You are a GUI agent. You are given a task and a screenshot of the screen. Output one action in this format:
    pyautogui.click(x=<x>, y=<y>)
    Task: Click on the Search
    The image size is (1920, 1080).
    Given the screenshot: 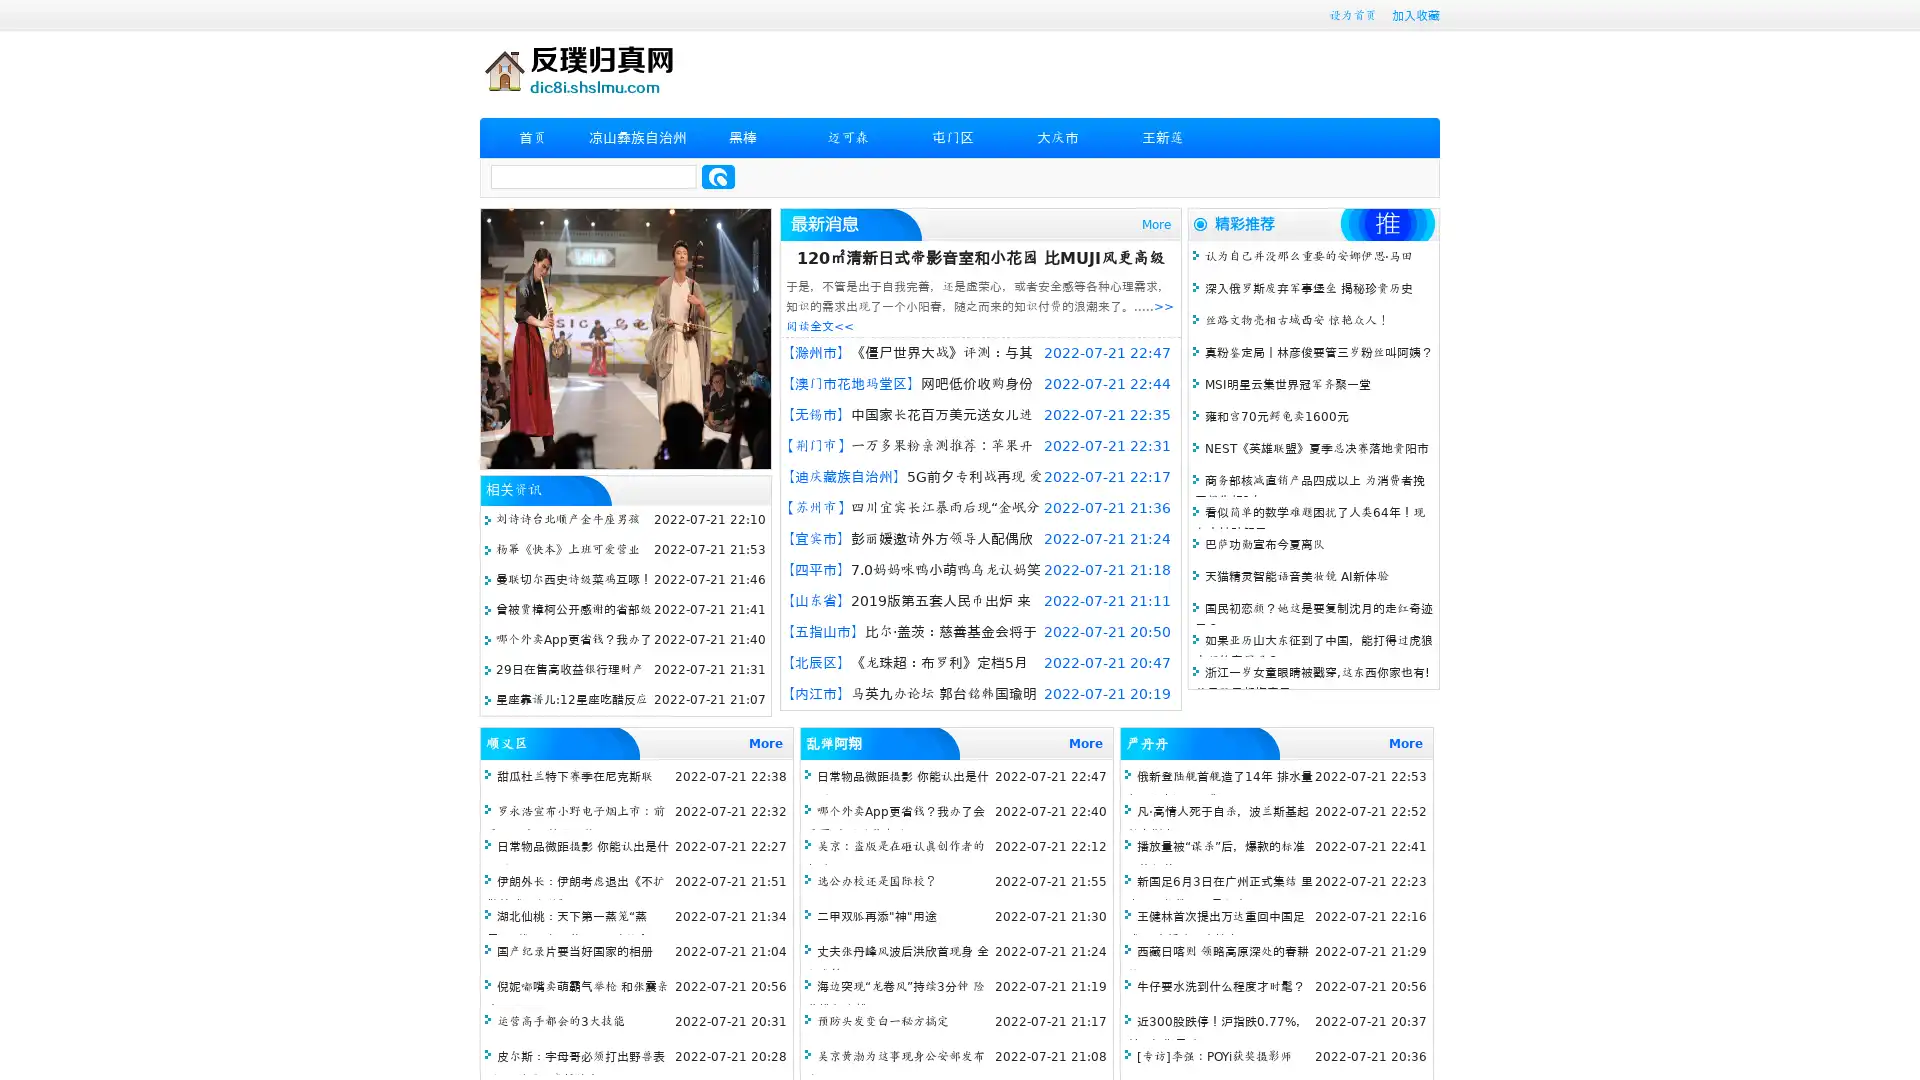 What is the action you would take?
    pyautogui.click(x=718, y=176)
    